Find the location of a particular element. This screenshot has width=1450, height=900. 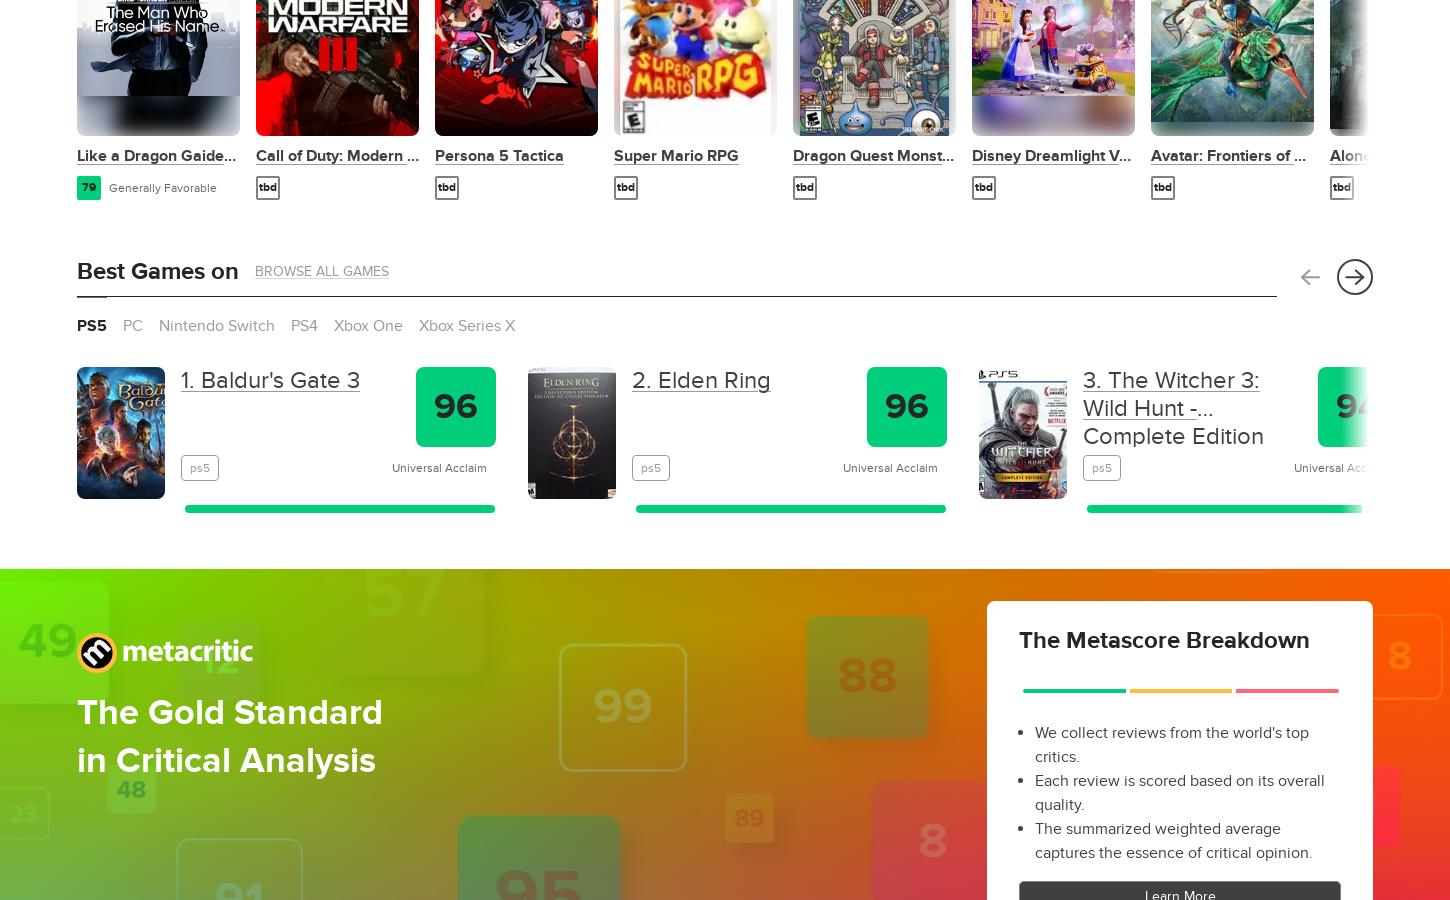

'Nintendo Switch' is located at coordinates (158, 324).